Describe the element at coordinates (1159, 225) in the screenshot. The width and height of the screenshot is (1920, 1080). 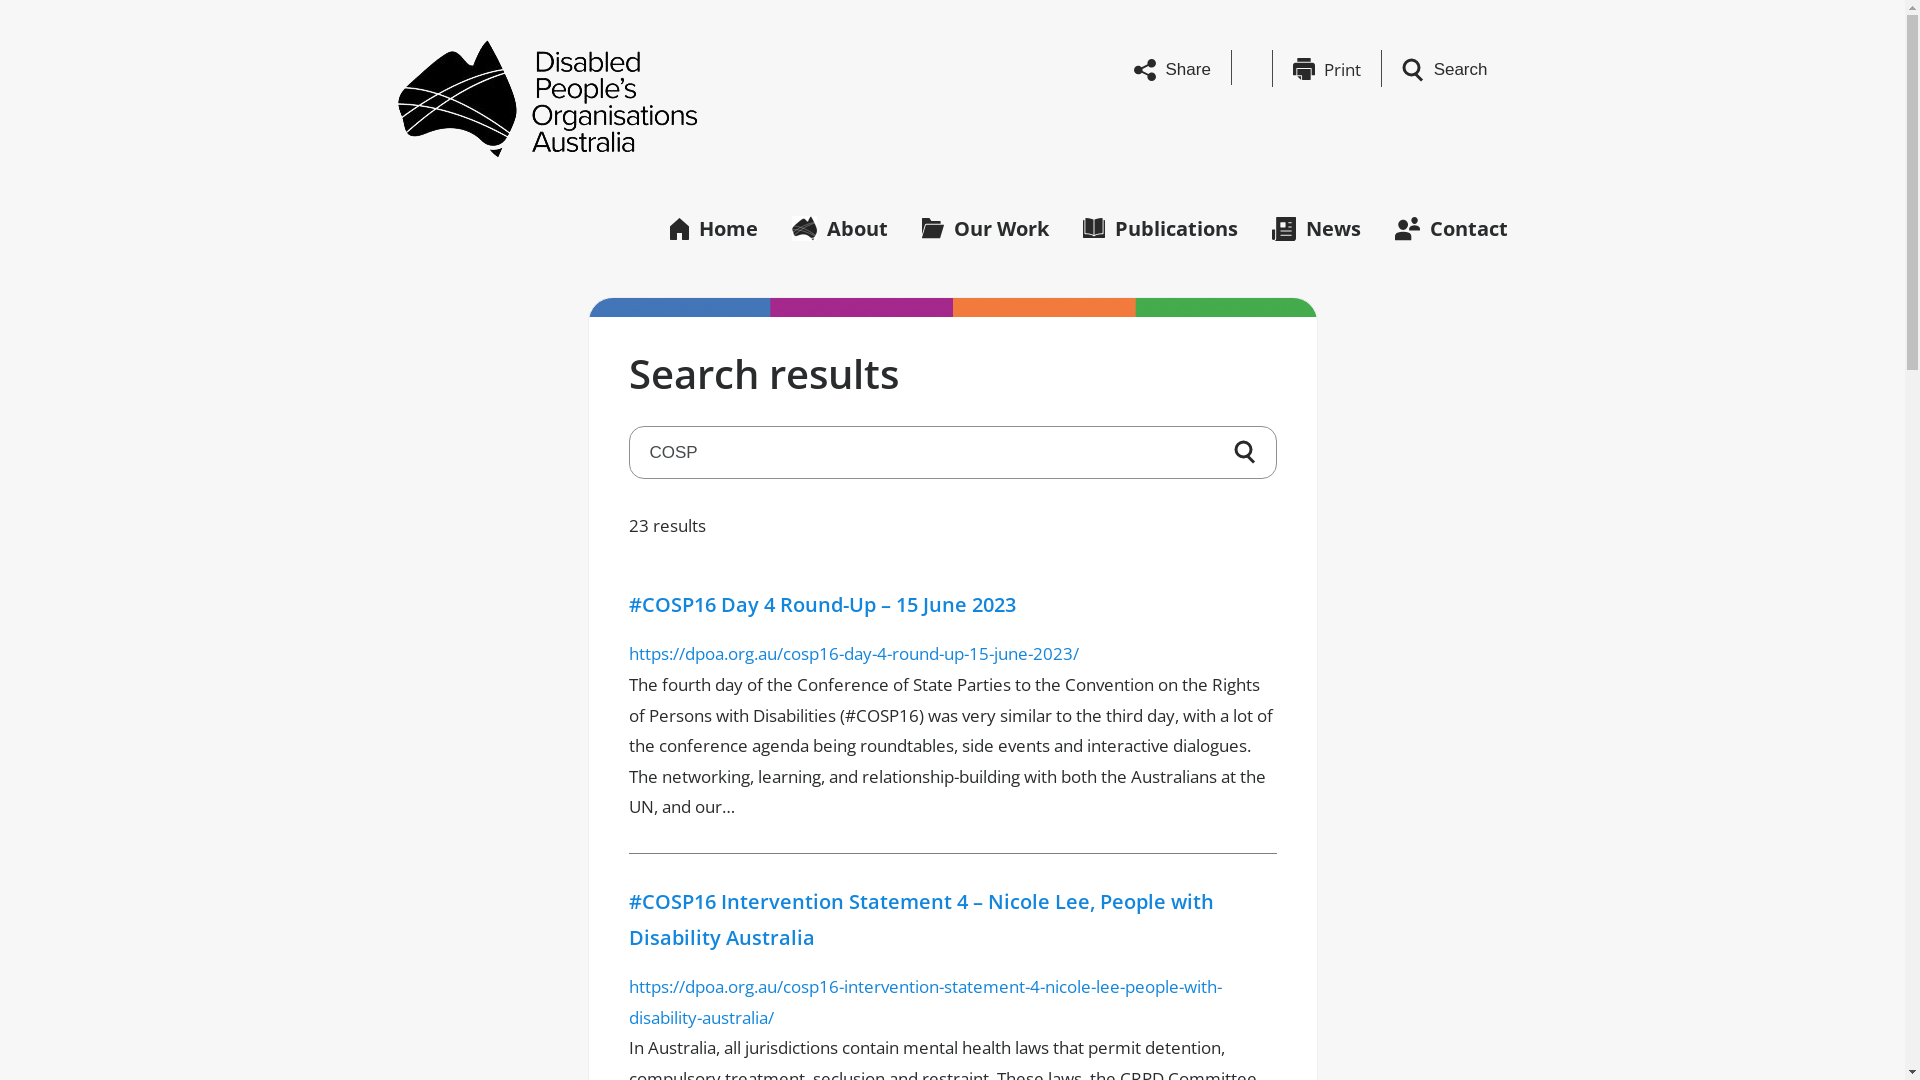
I see `'Publications'` at that location.